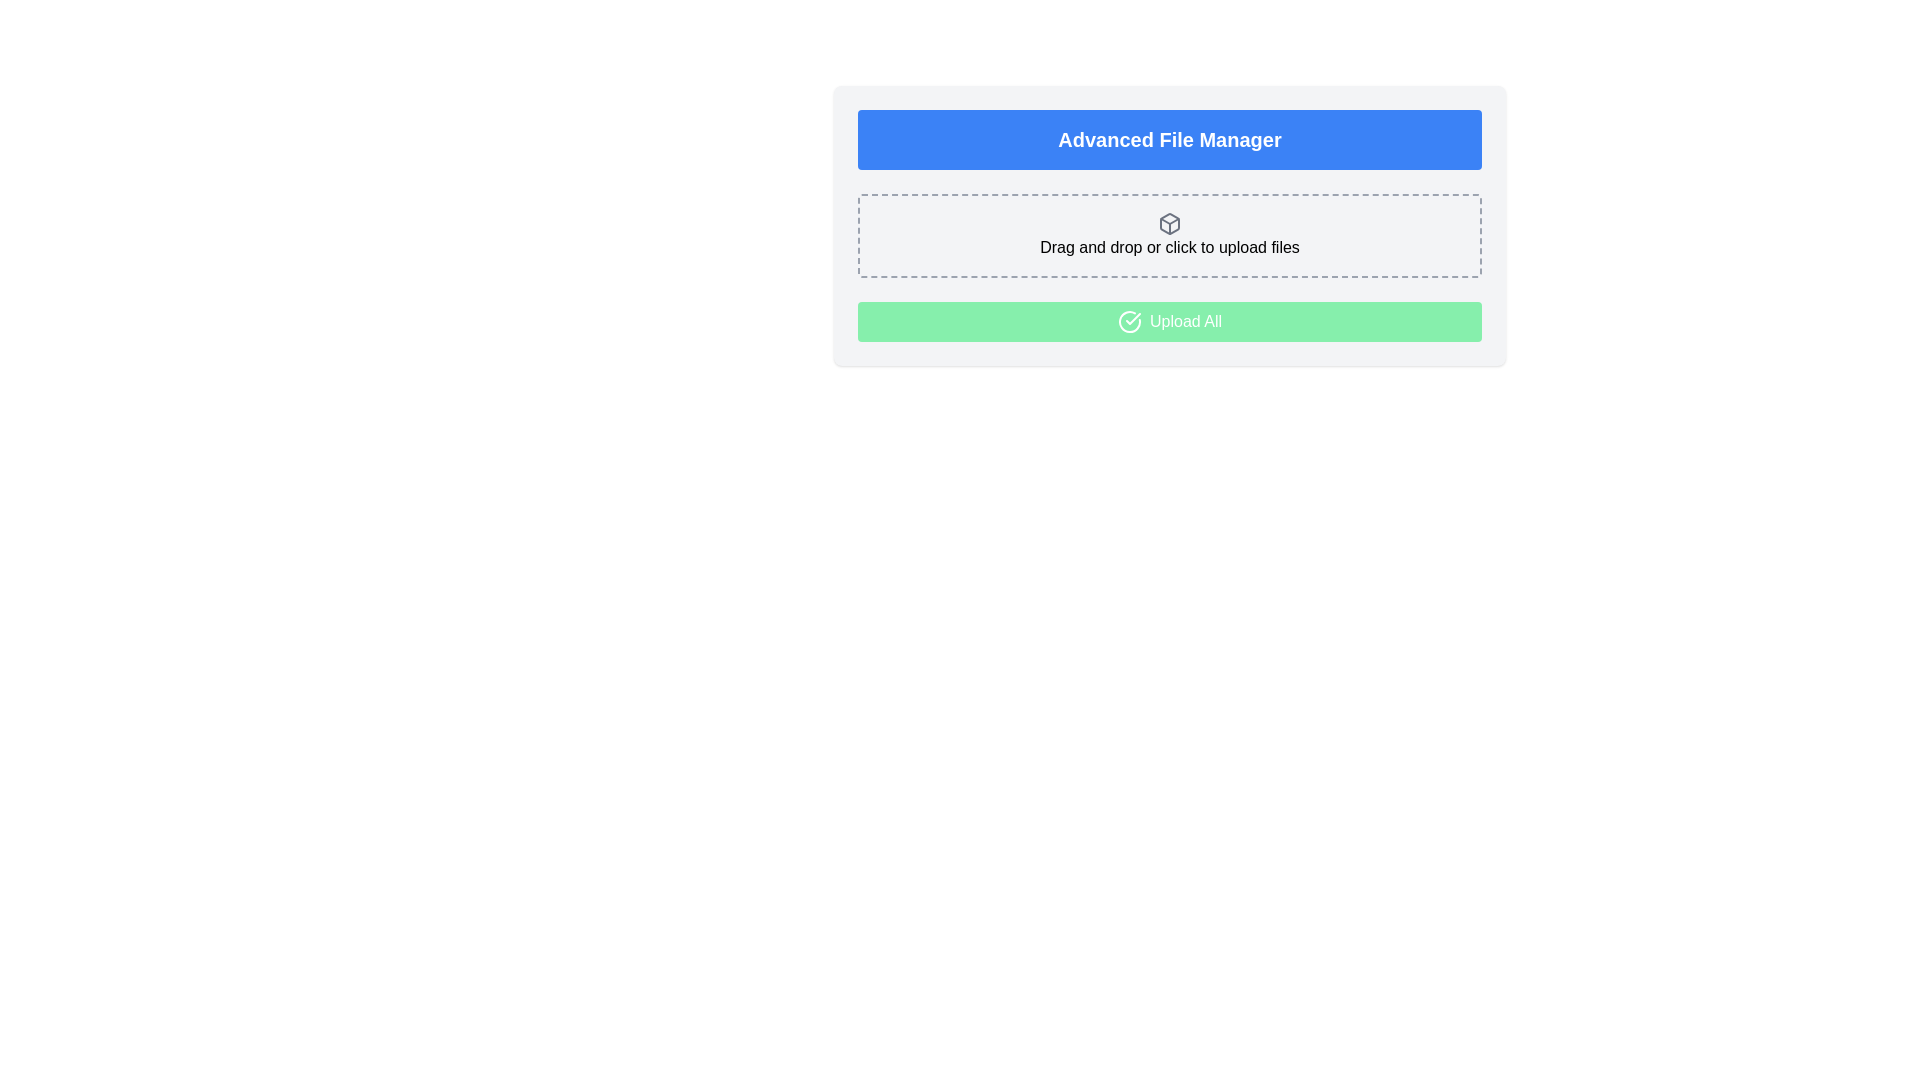 This screenshot has width=1920, height=1080. I want to click on the circular green icon with a white outline of a checkmark that is positioned to the left of the text 'Upload All', so click(1129, 320).